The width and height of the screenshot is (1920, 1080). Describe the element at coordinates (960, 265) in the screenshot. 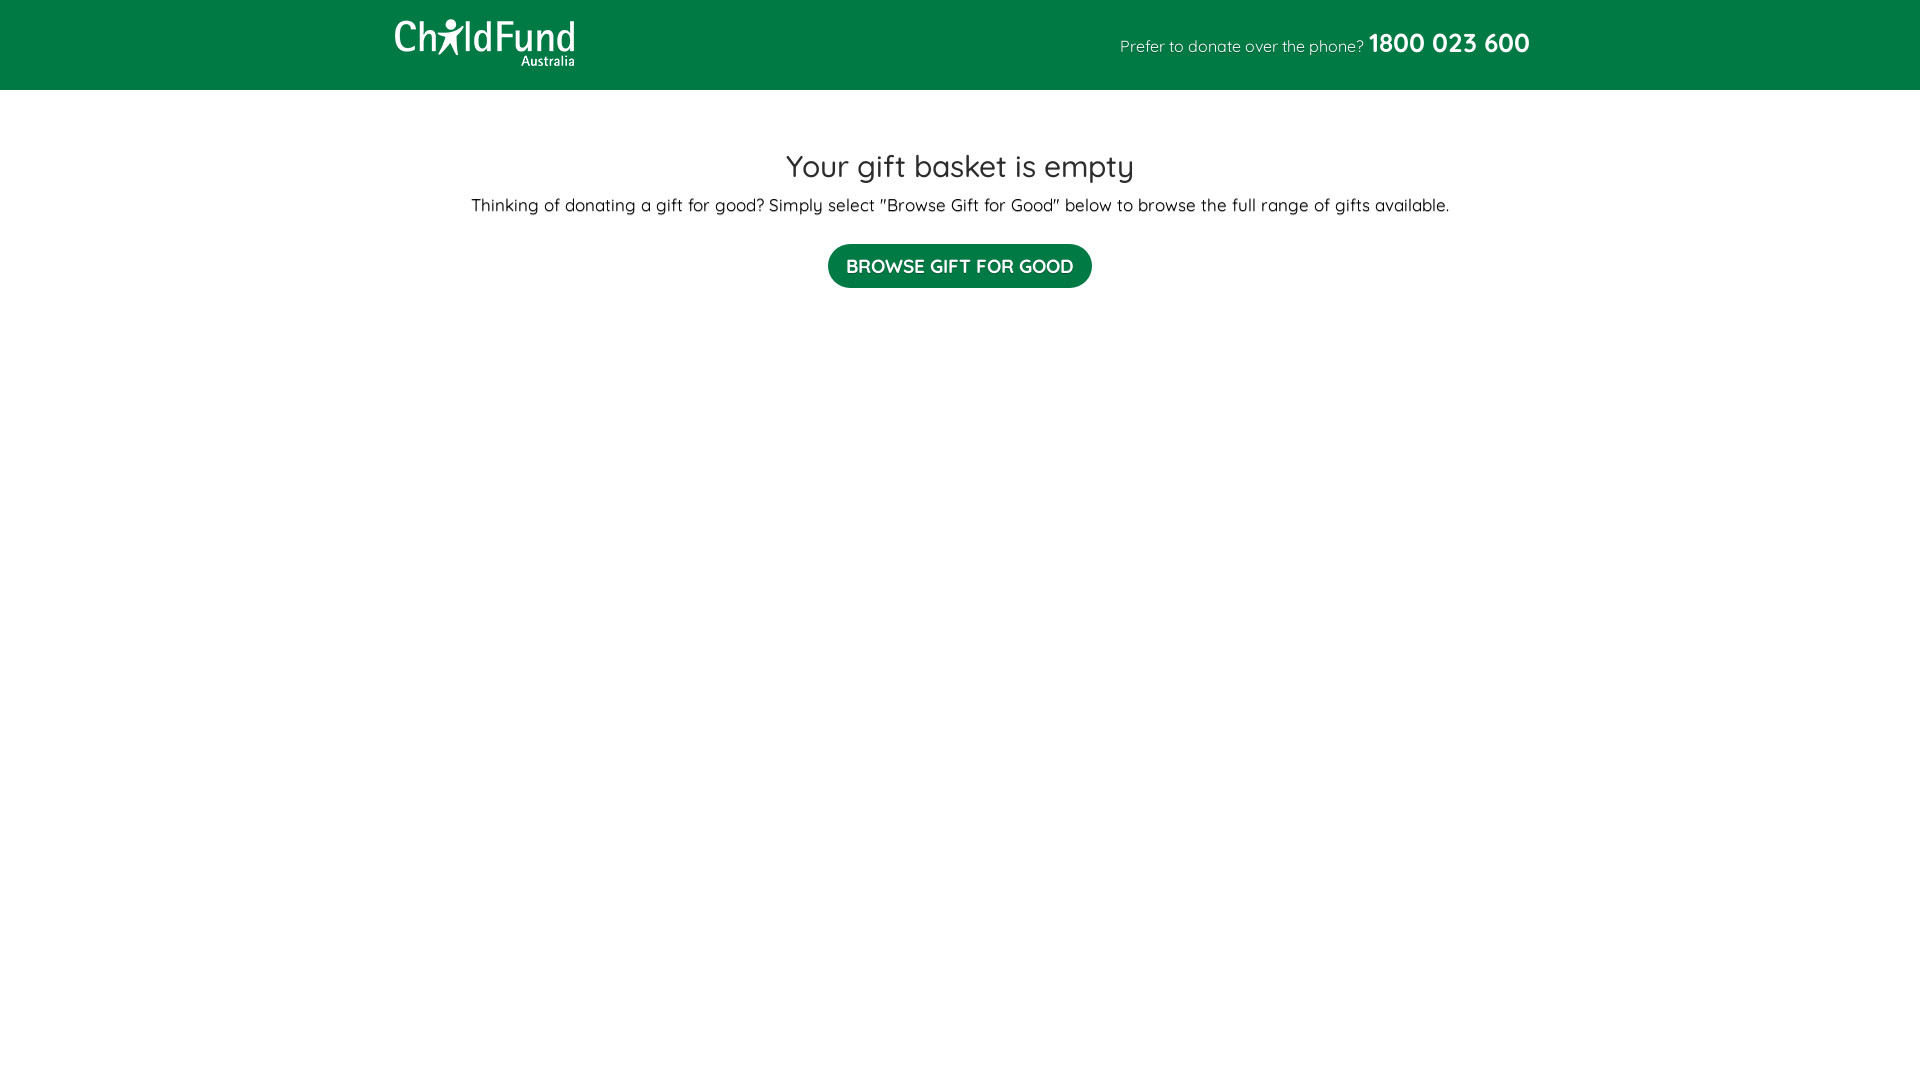

I see `'BROWSE GIFT FOR GOOD'` at that location.